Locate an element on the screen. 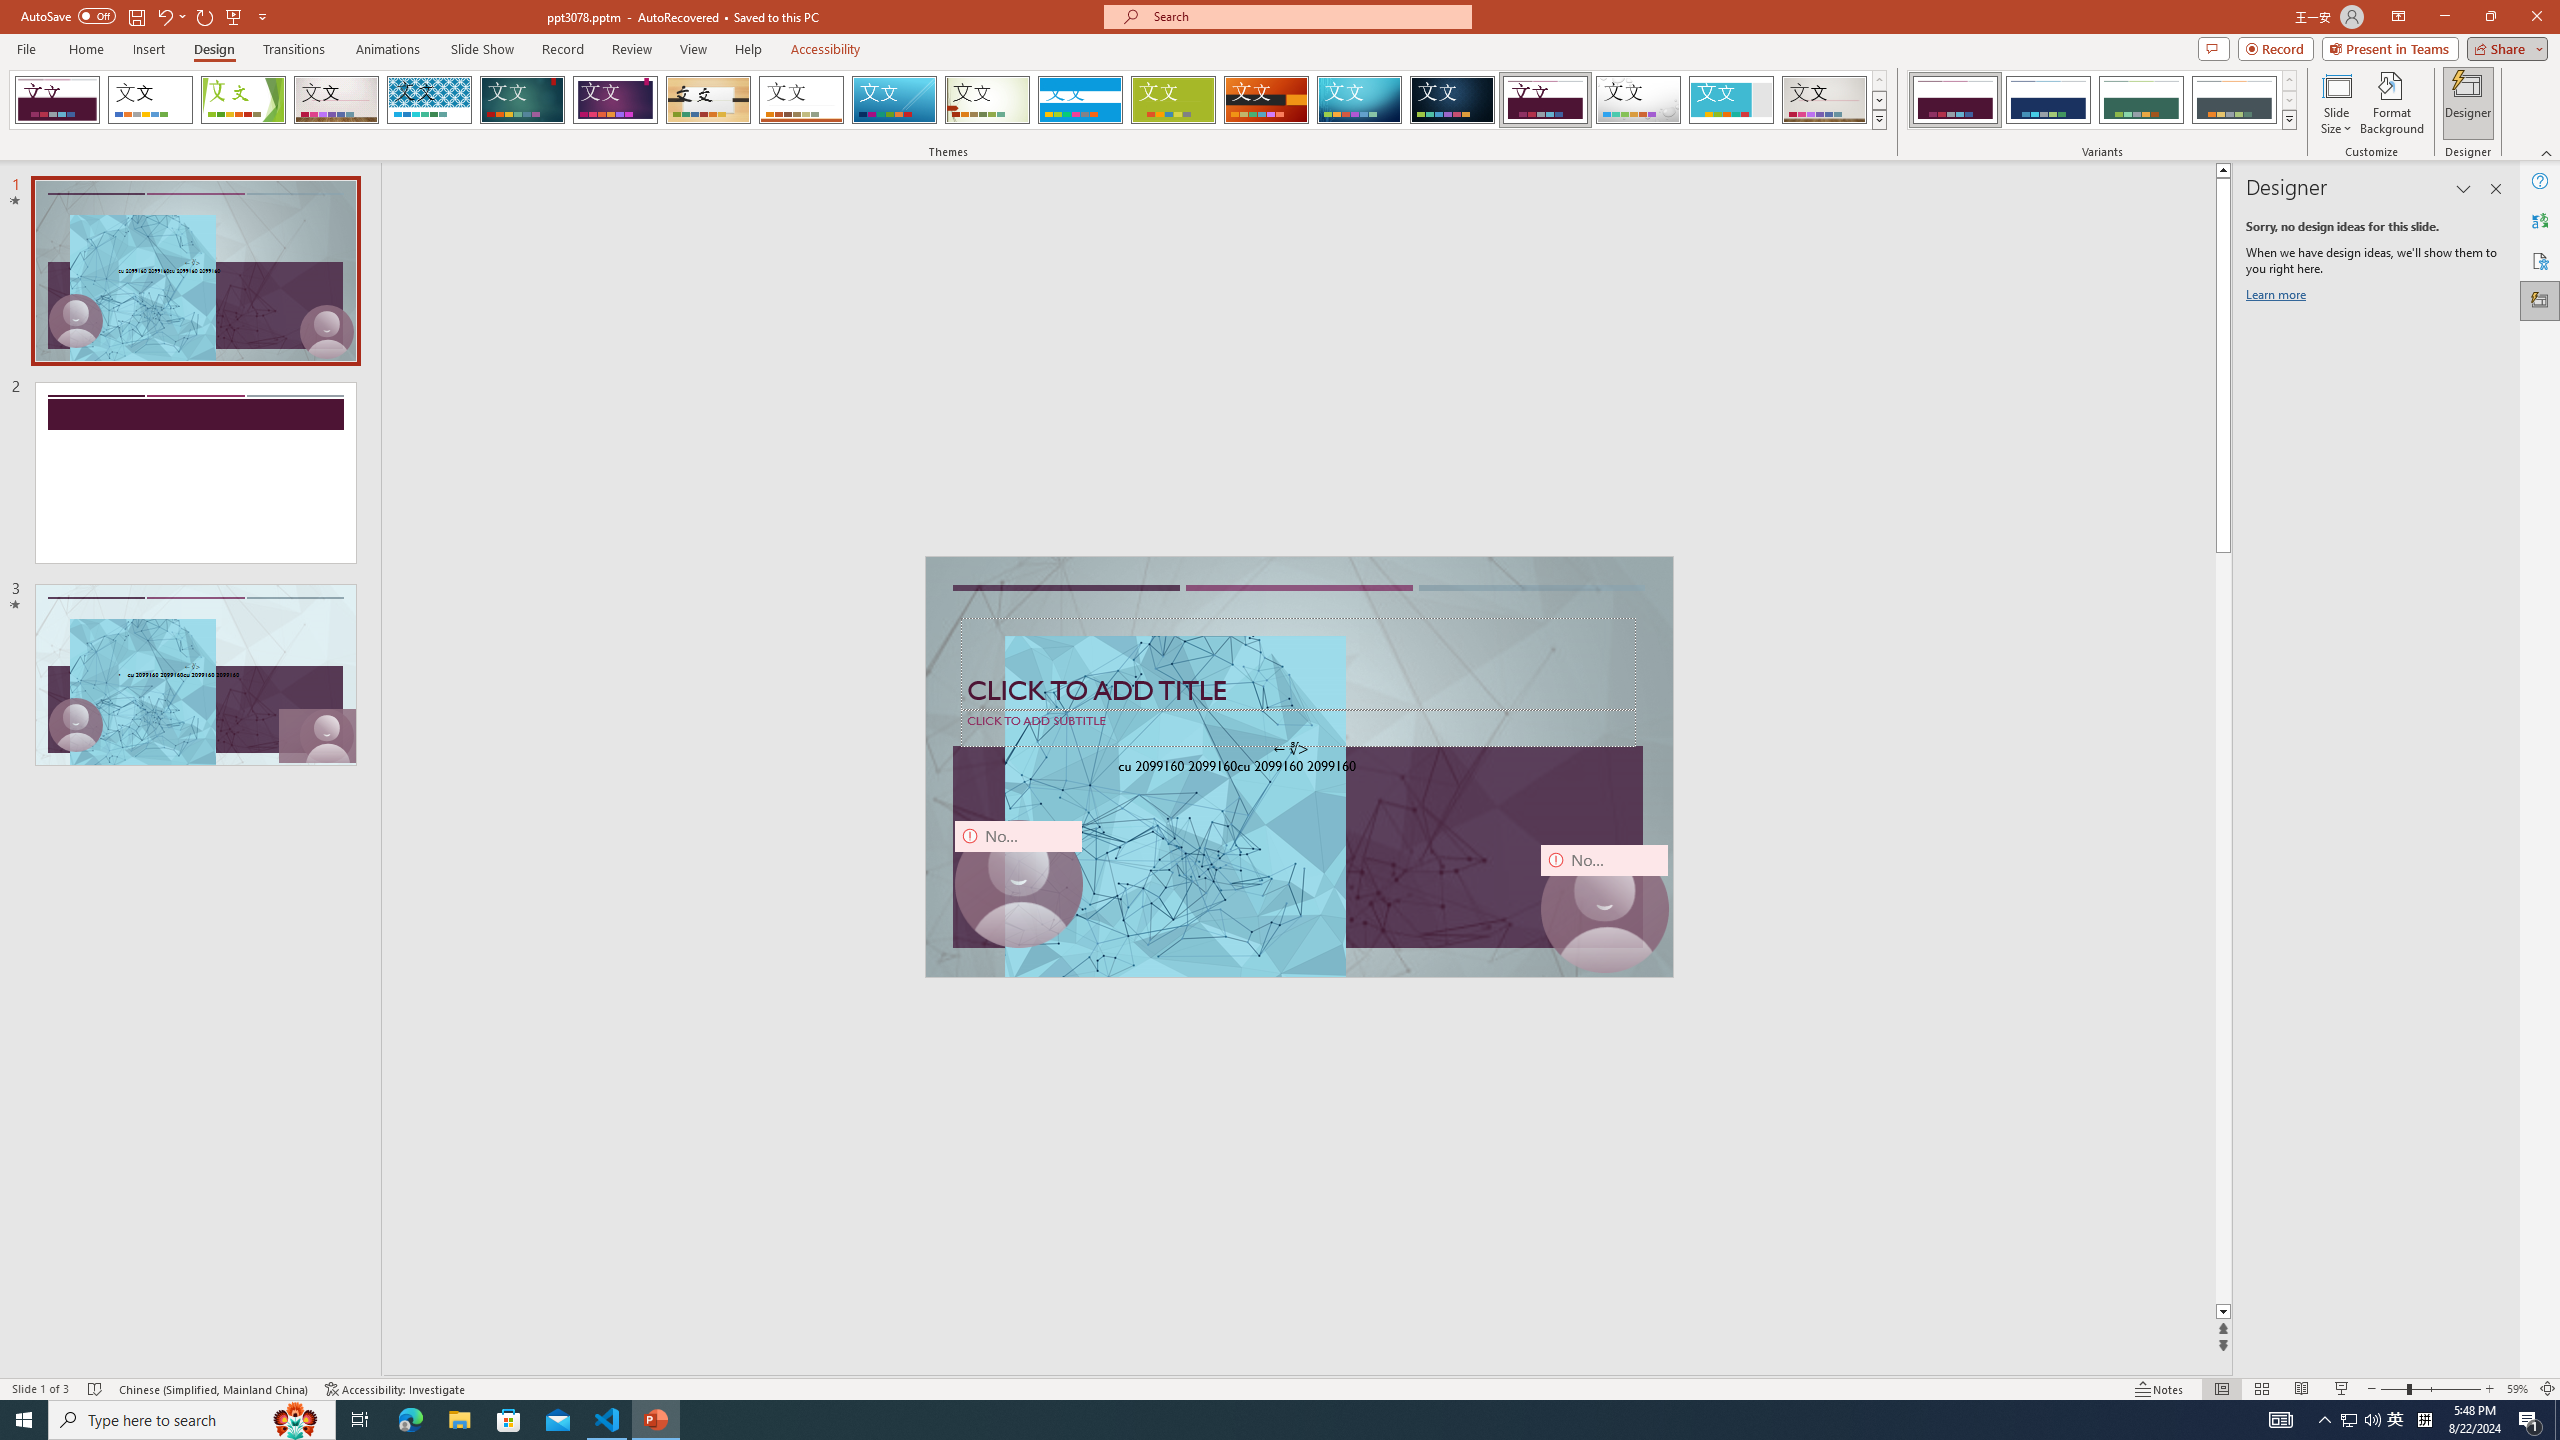 This screenshot has width=2560, height=1440. 'Ion Boardroom' is located at coordinates (615, 99).